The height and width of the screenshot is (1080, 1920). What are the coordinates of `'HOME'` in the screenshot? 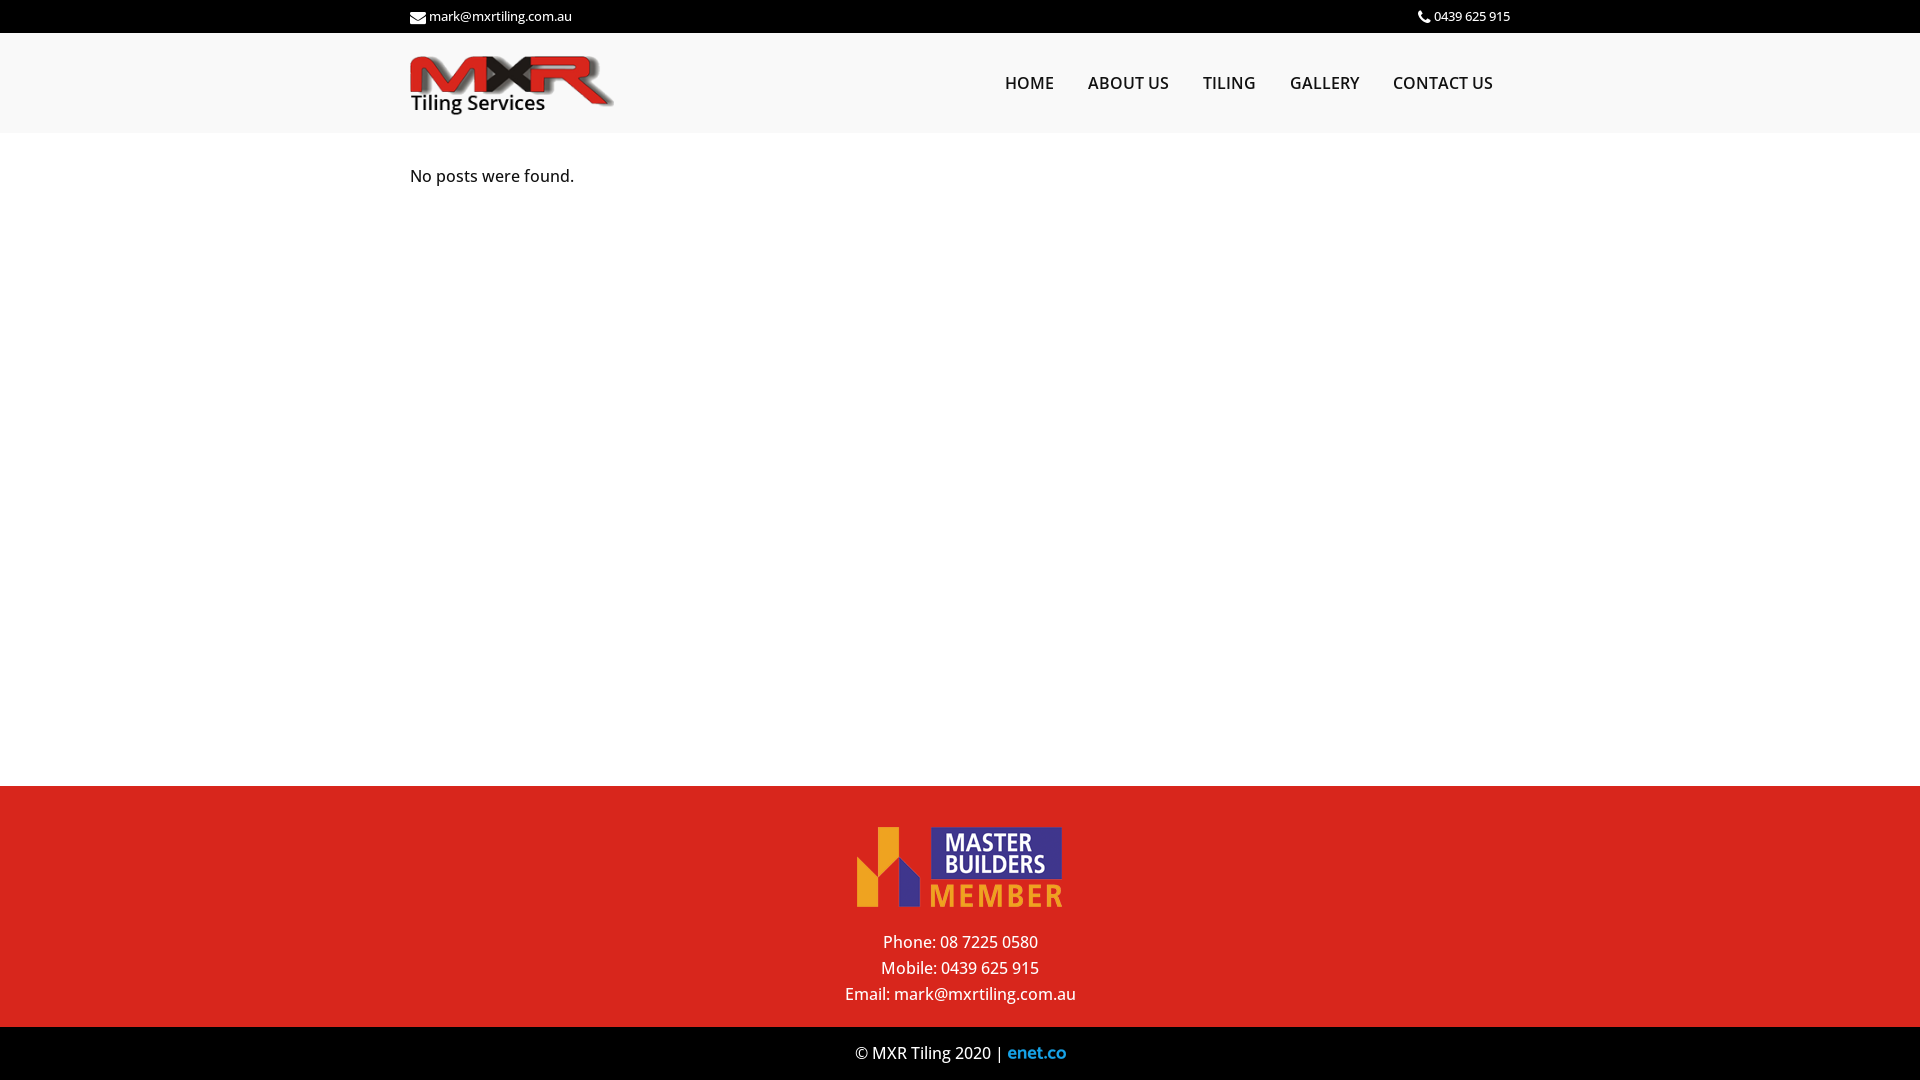 It's located at (988, 82).